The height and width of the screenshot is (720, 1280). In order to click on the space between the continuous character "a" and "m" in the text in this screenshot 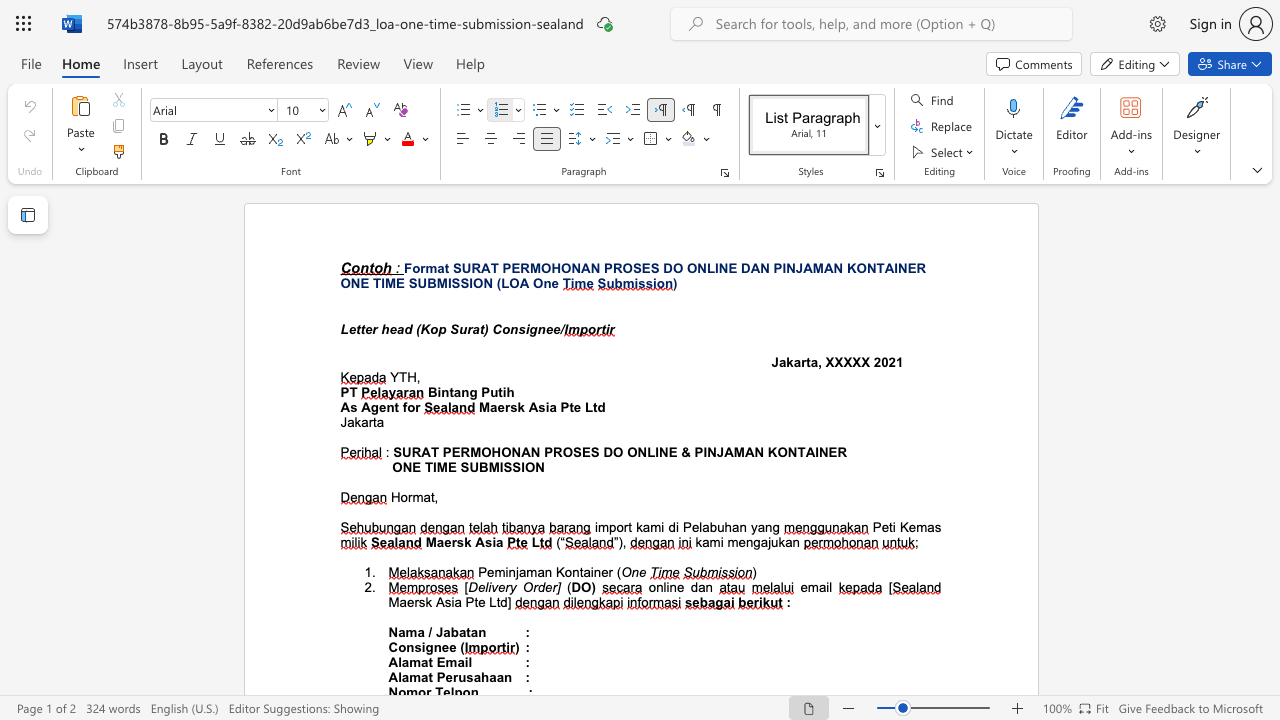, I will do `click(409, 662)`.